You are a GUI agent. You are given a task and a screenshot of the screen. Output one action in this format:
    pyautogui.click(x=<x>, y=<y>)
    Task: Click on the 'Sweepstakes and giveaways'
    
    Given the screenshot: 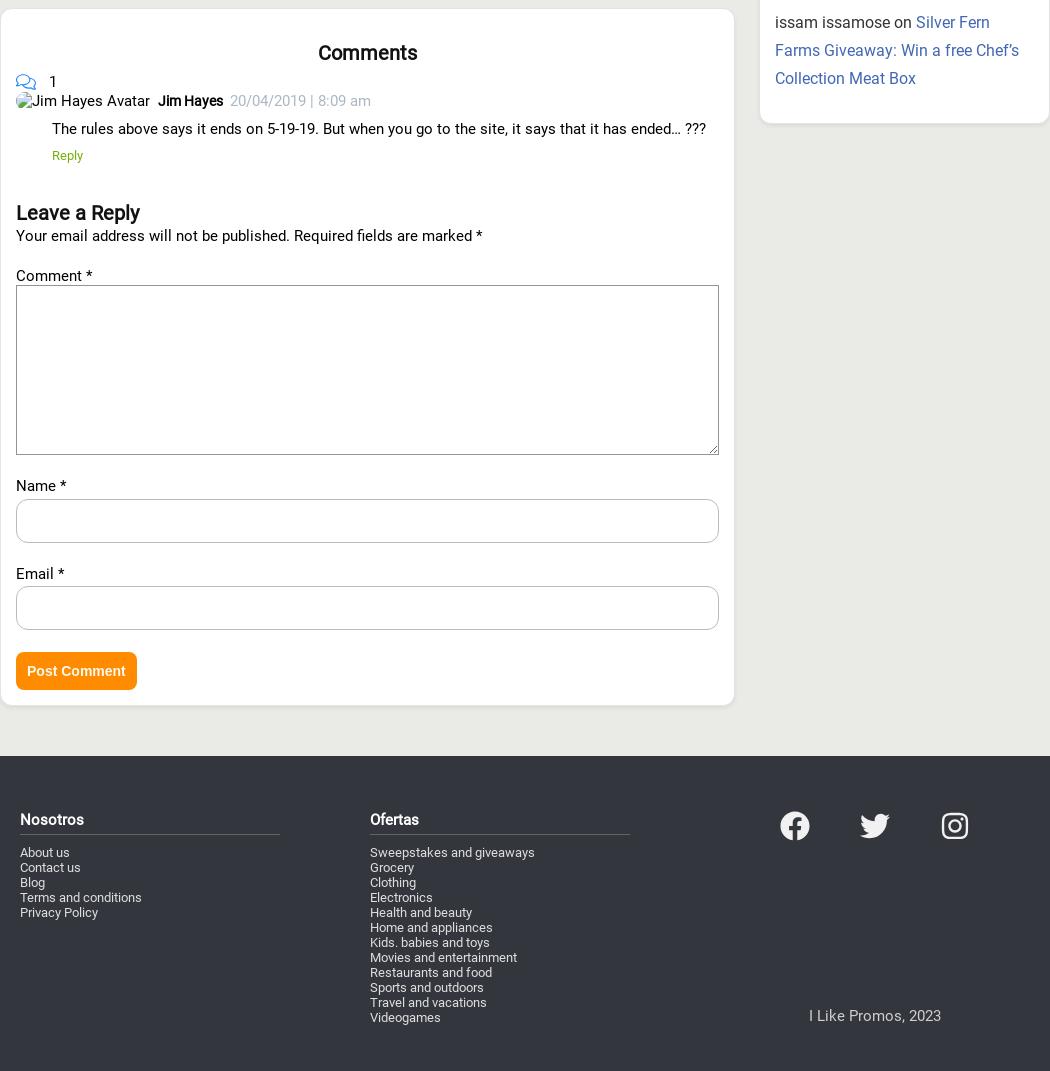 What is the action you would take?
    pyautogui.click(x=452, y=743)
    